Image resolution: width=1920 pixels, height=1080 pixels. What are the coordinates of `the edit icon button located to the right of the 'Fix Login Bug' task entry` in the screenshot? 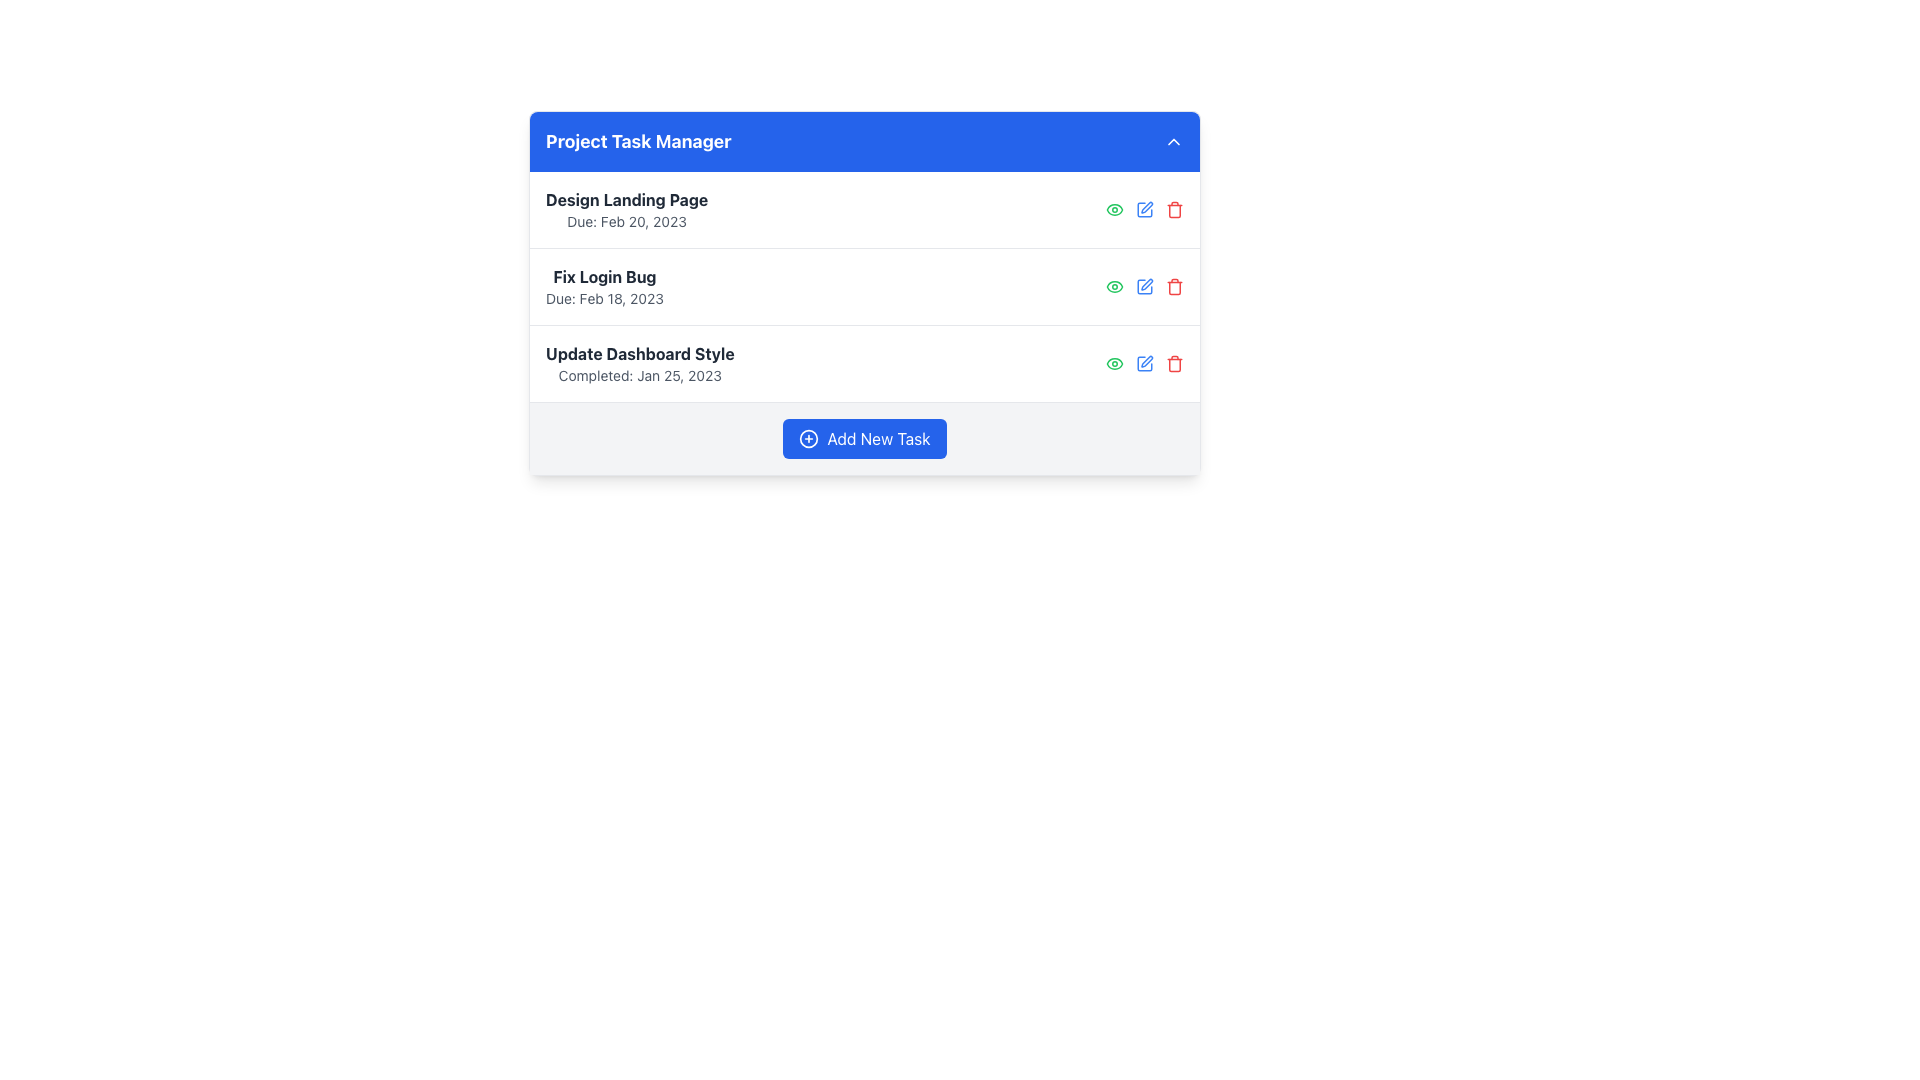 It's located at (1147, 207).